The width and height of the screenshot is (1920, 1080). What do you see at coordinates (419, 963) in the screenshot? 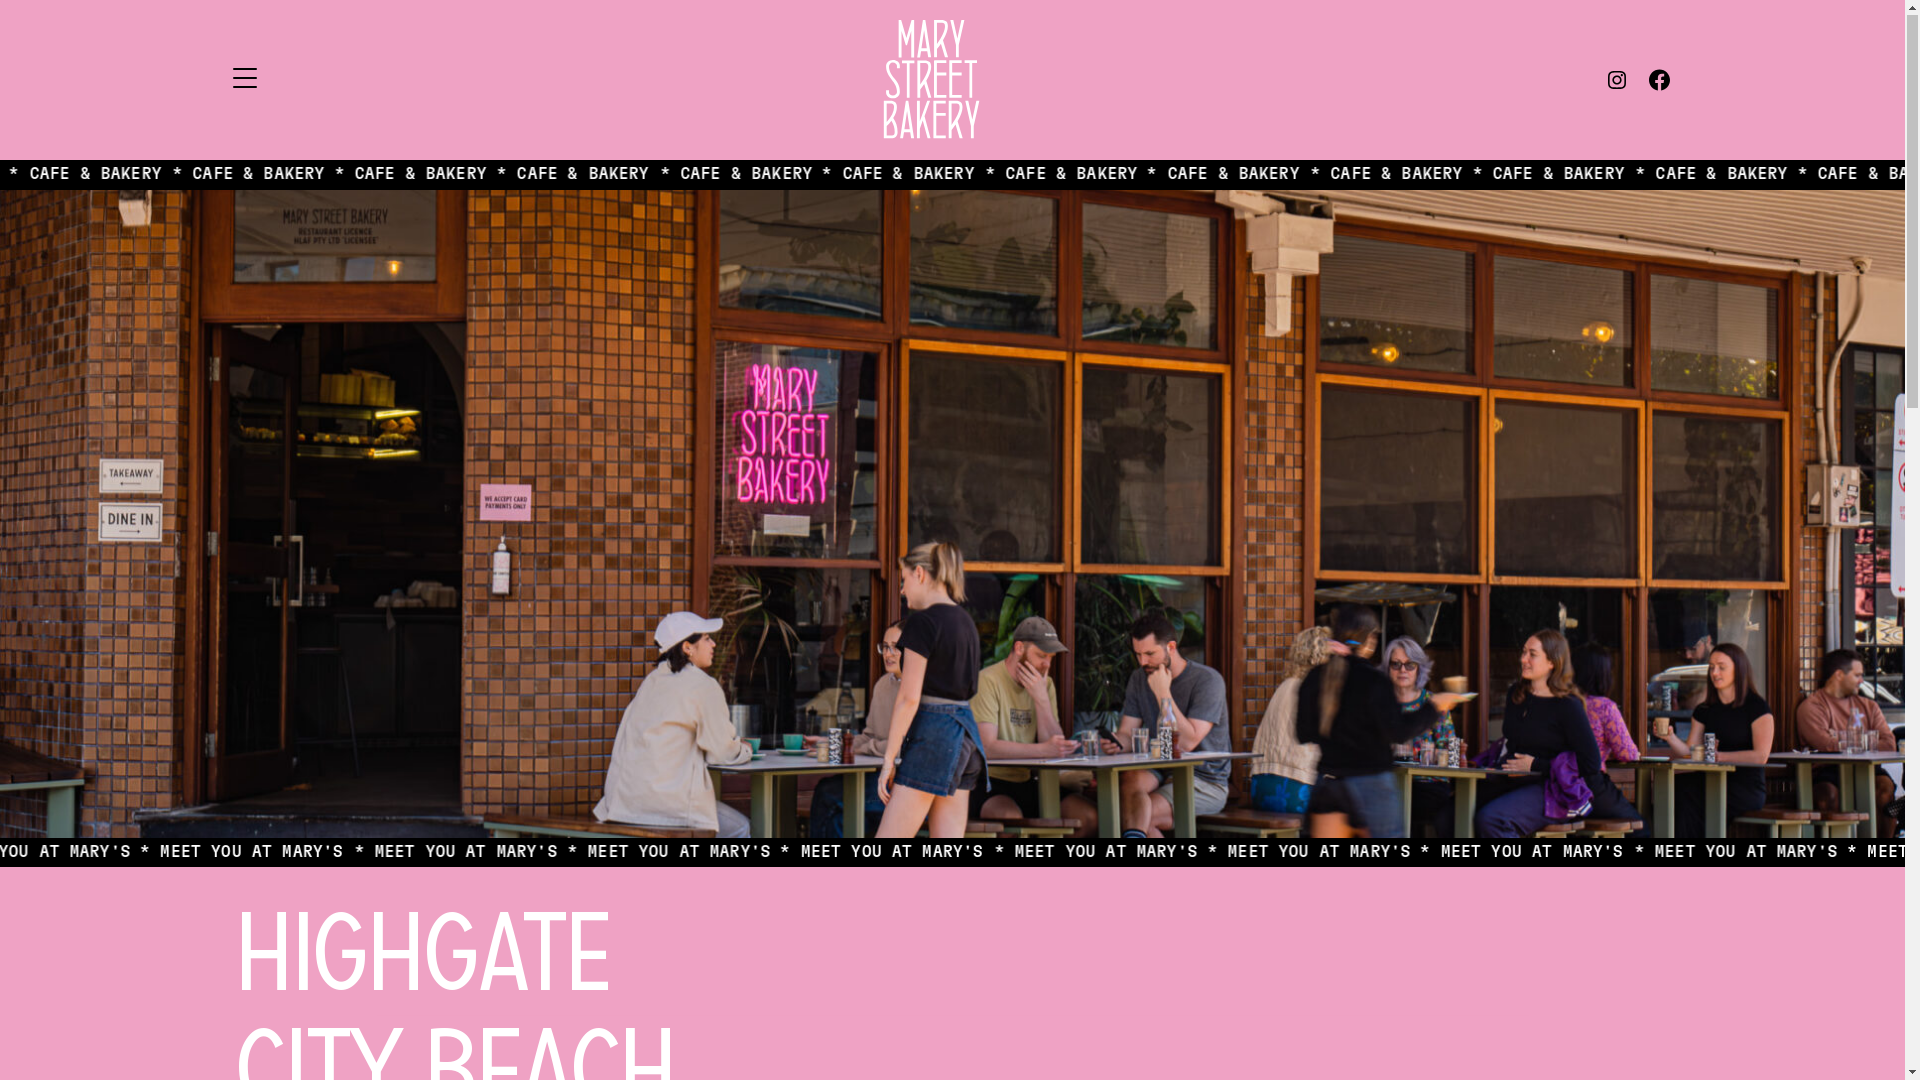
I see `'Highgate'` at bounding box center [419, 963].